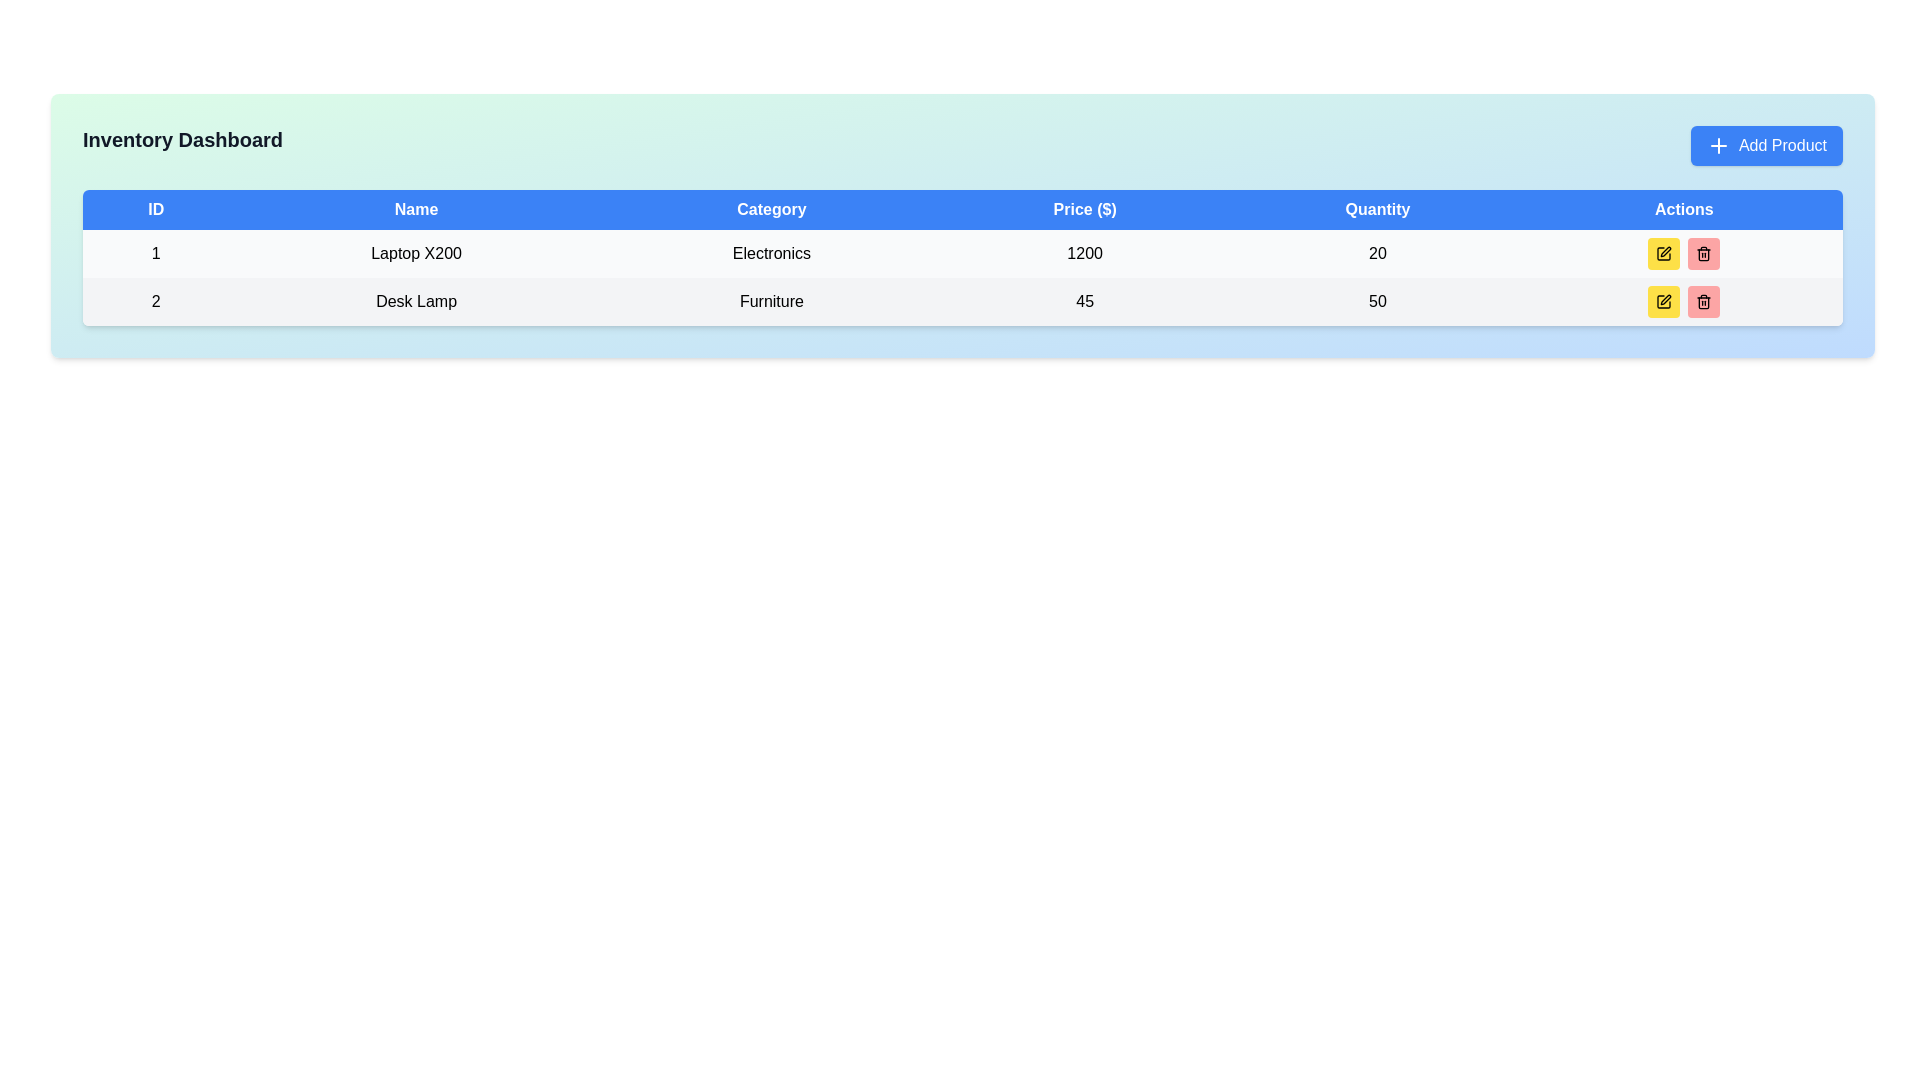  I want to click on the red rounded button with a trash can icon in the 'Actions' column of the second row, so click(1703, 301).